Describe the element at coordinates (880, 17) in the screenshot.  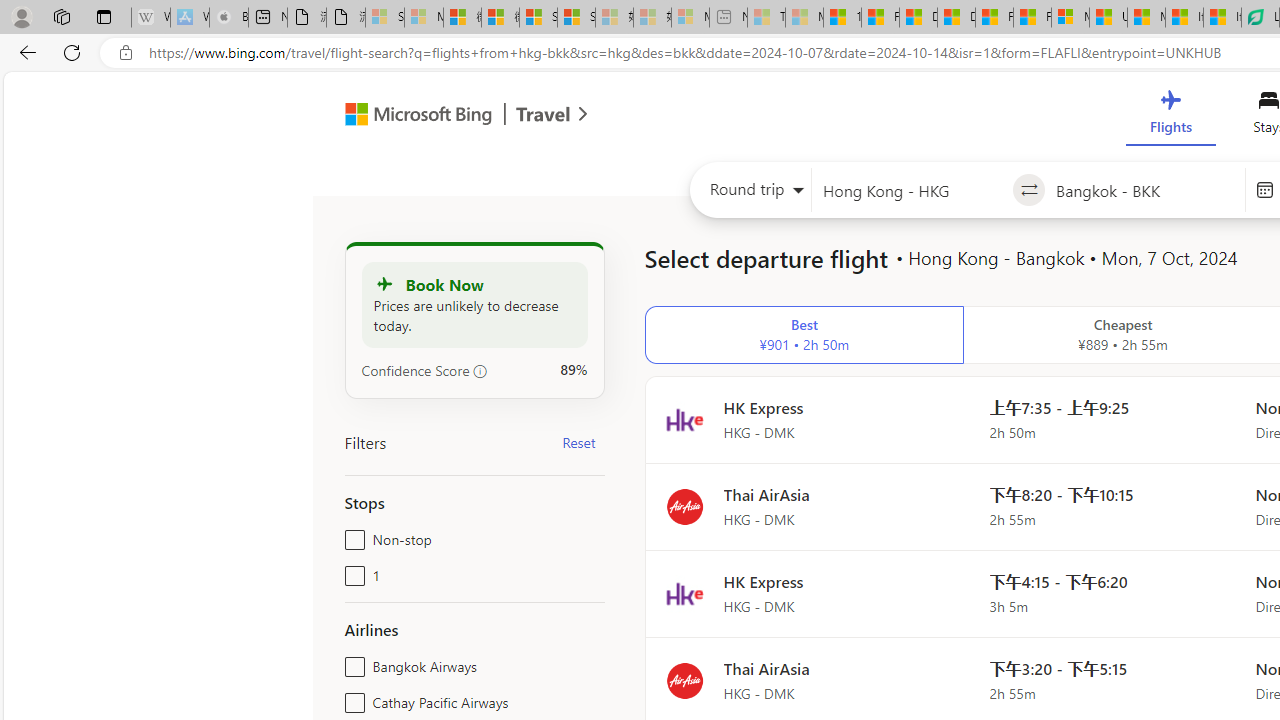
I see `'Food and Drink - MSN'` at that location.